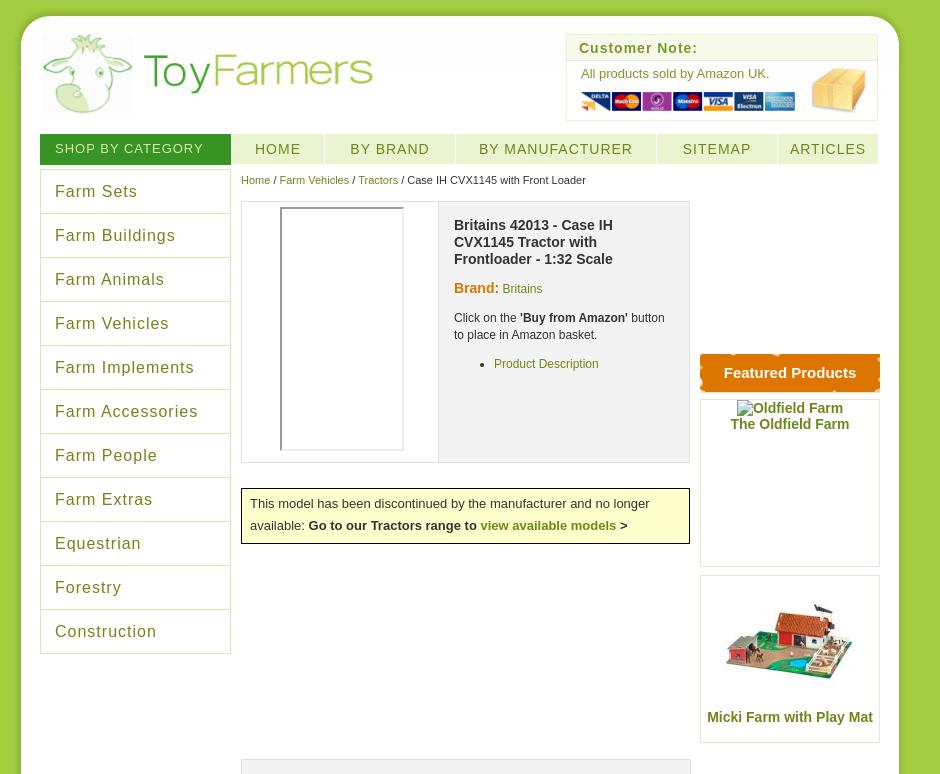  Describe the element at coordinates (716, 147) in the screenshot. I see `'SITEMAP'` at that location.